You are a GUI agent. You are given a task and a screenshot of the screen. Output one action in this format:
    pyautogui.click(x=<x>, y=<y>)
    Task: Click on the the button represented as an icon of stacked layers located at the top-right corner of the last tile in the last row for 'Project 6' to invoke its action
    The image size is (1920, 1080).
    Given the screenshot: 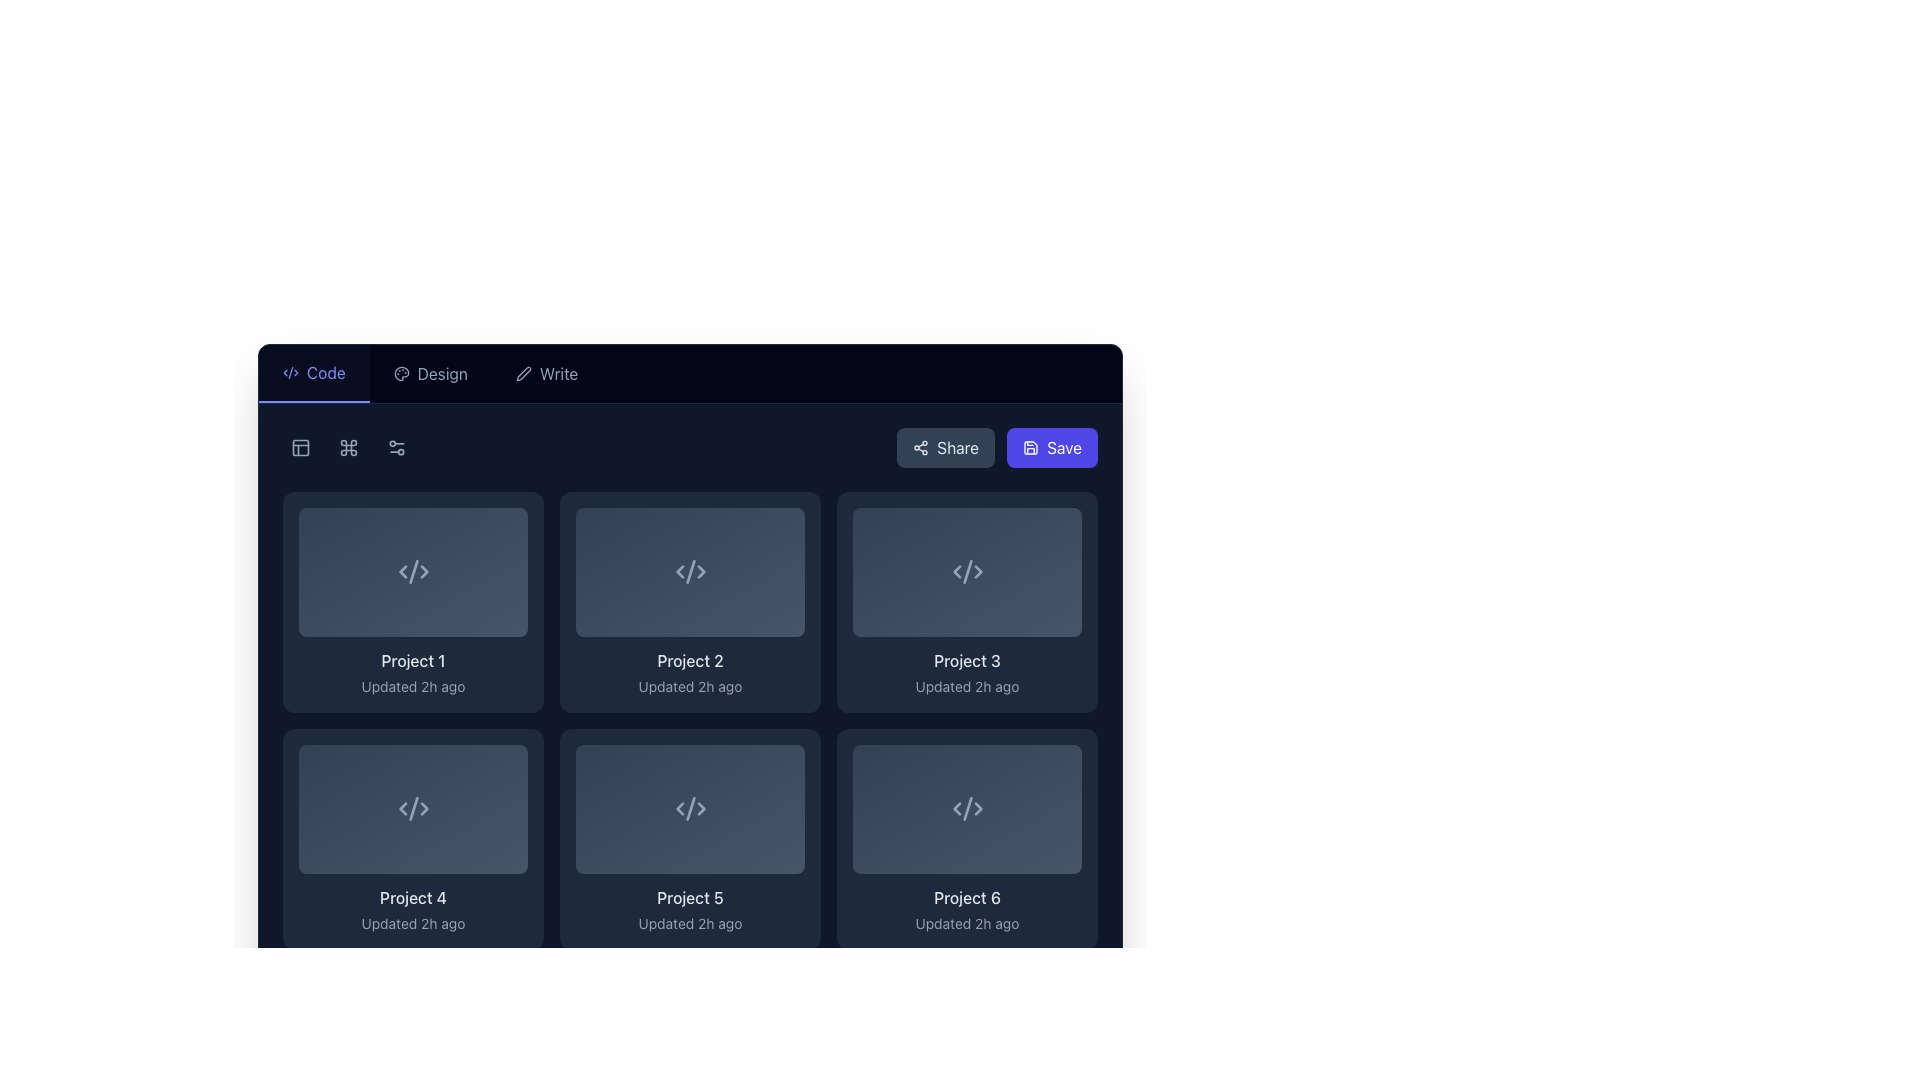 What is the action you would take?
    pyautogui.click(x=1077, y=748)
    